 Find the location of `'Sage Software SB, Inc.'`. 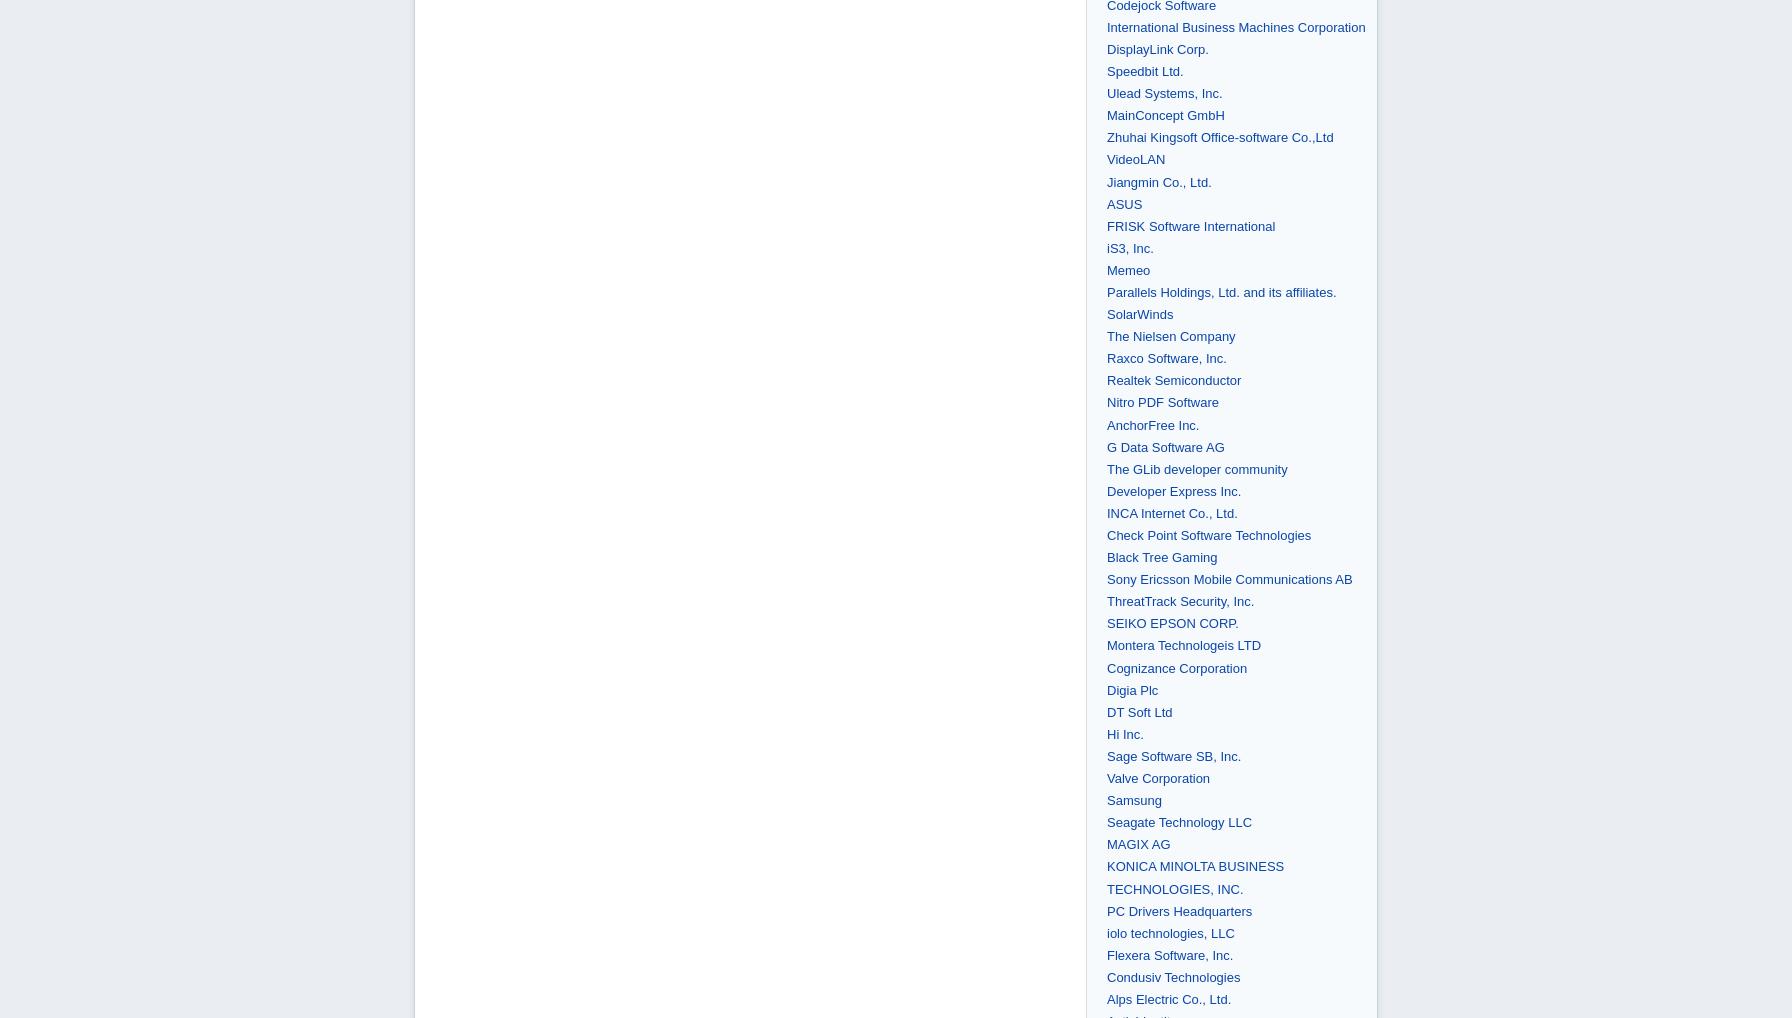

'Sage Software SB, Inc.' is located at coordinates (1106, 754).